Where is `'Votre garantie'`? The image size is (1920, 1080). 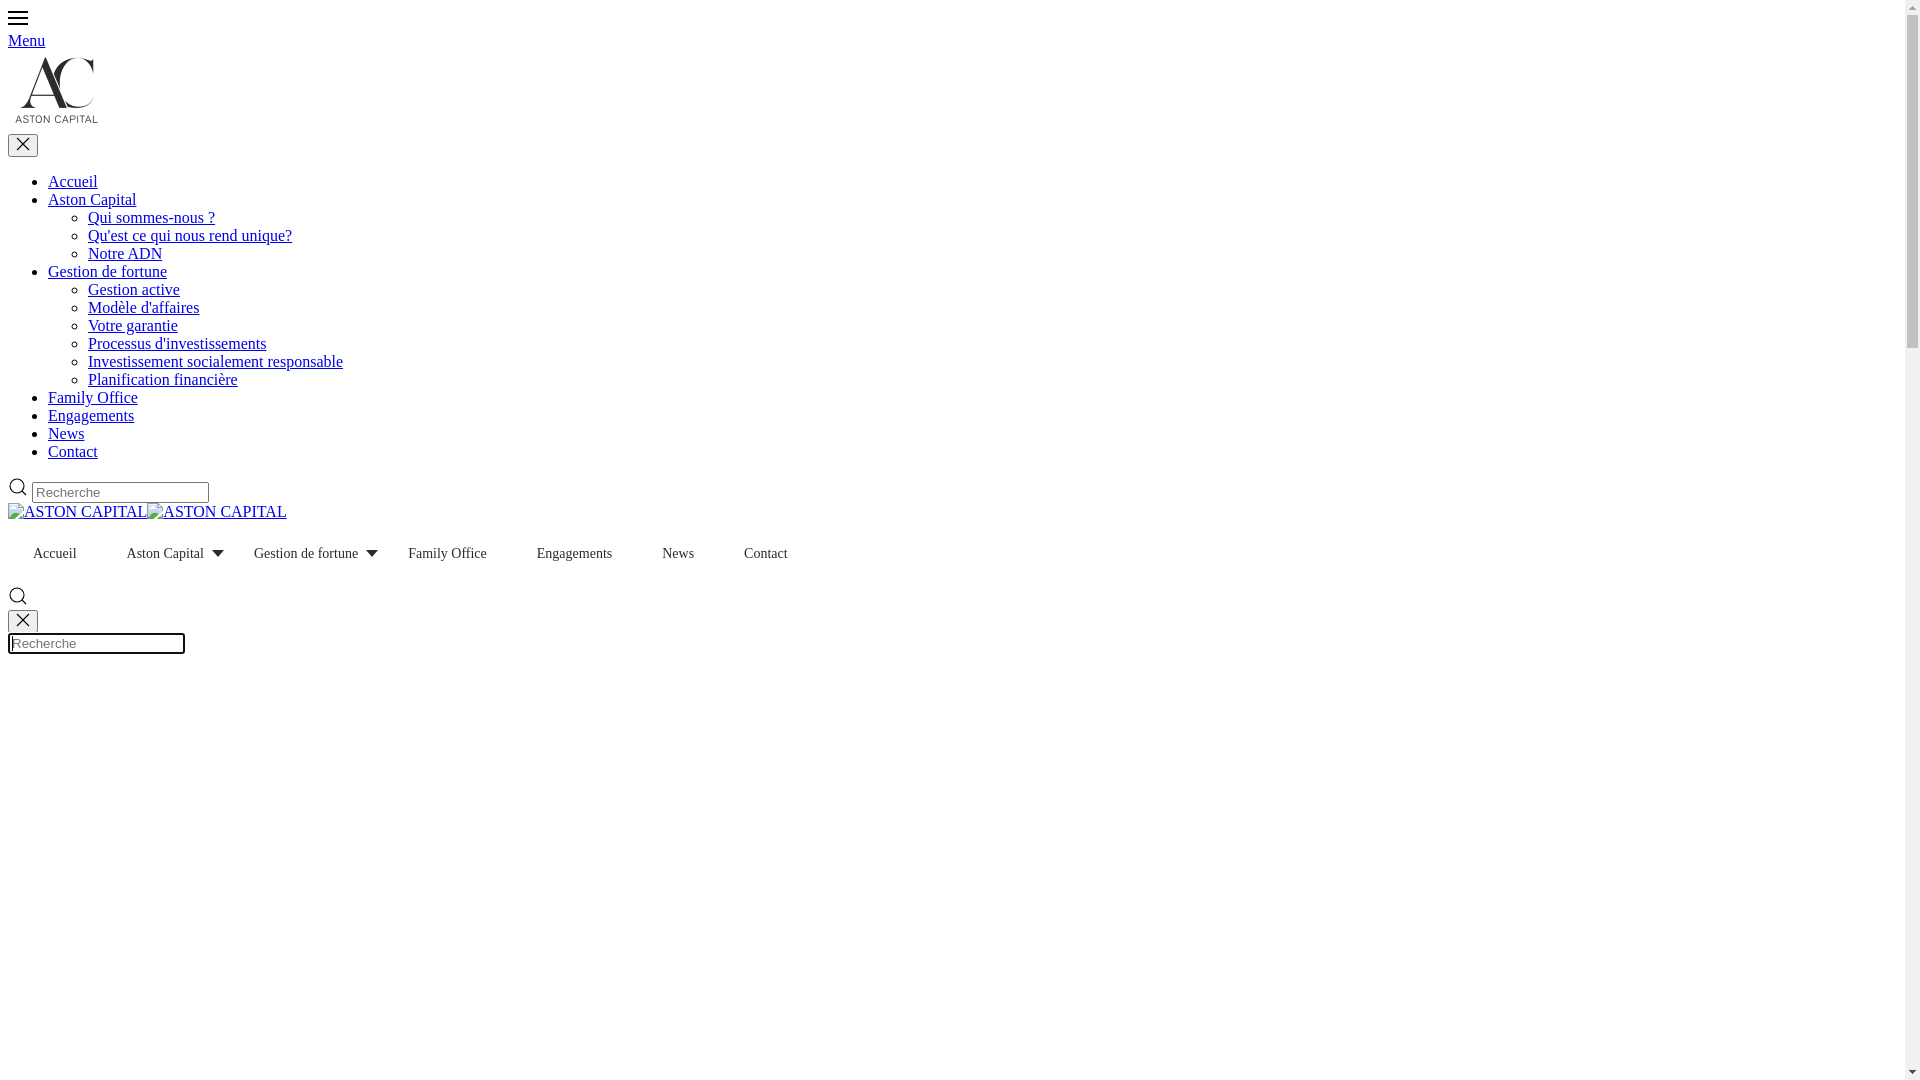 'Votre garantie' is located at coordinates (132, 324).